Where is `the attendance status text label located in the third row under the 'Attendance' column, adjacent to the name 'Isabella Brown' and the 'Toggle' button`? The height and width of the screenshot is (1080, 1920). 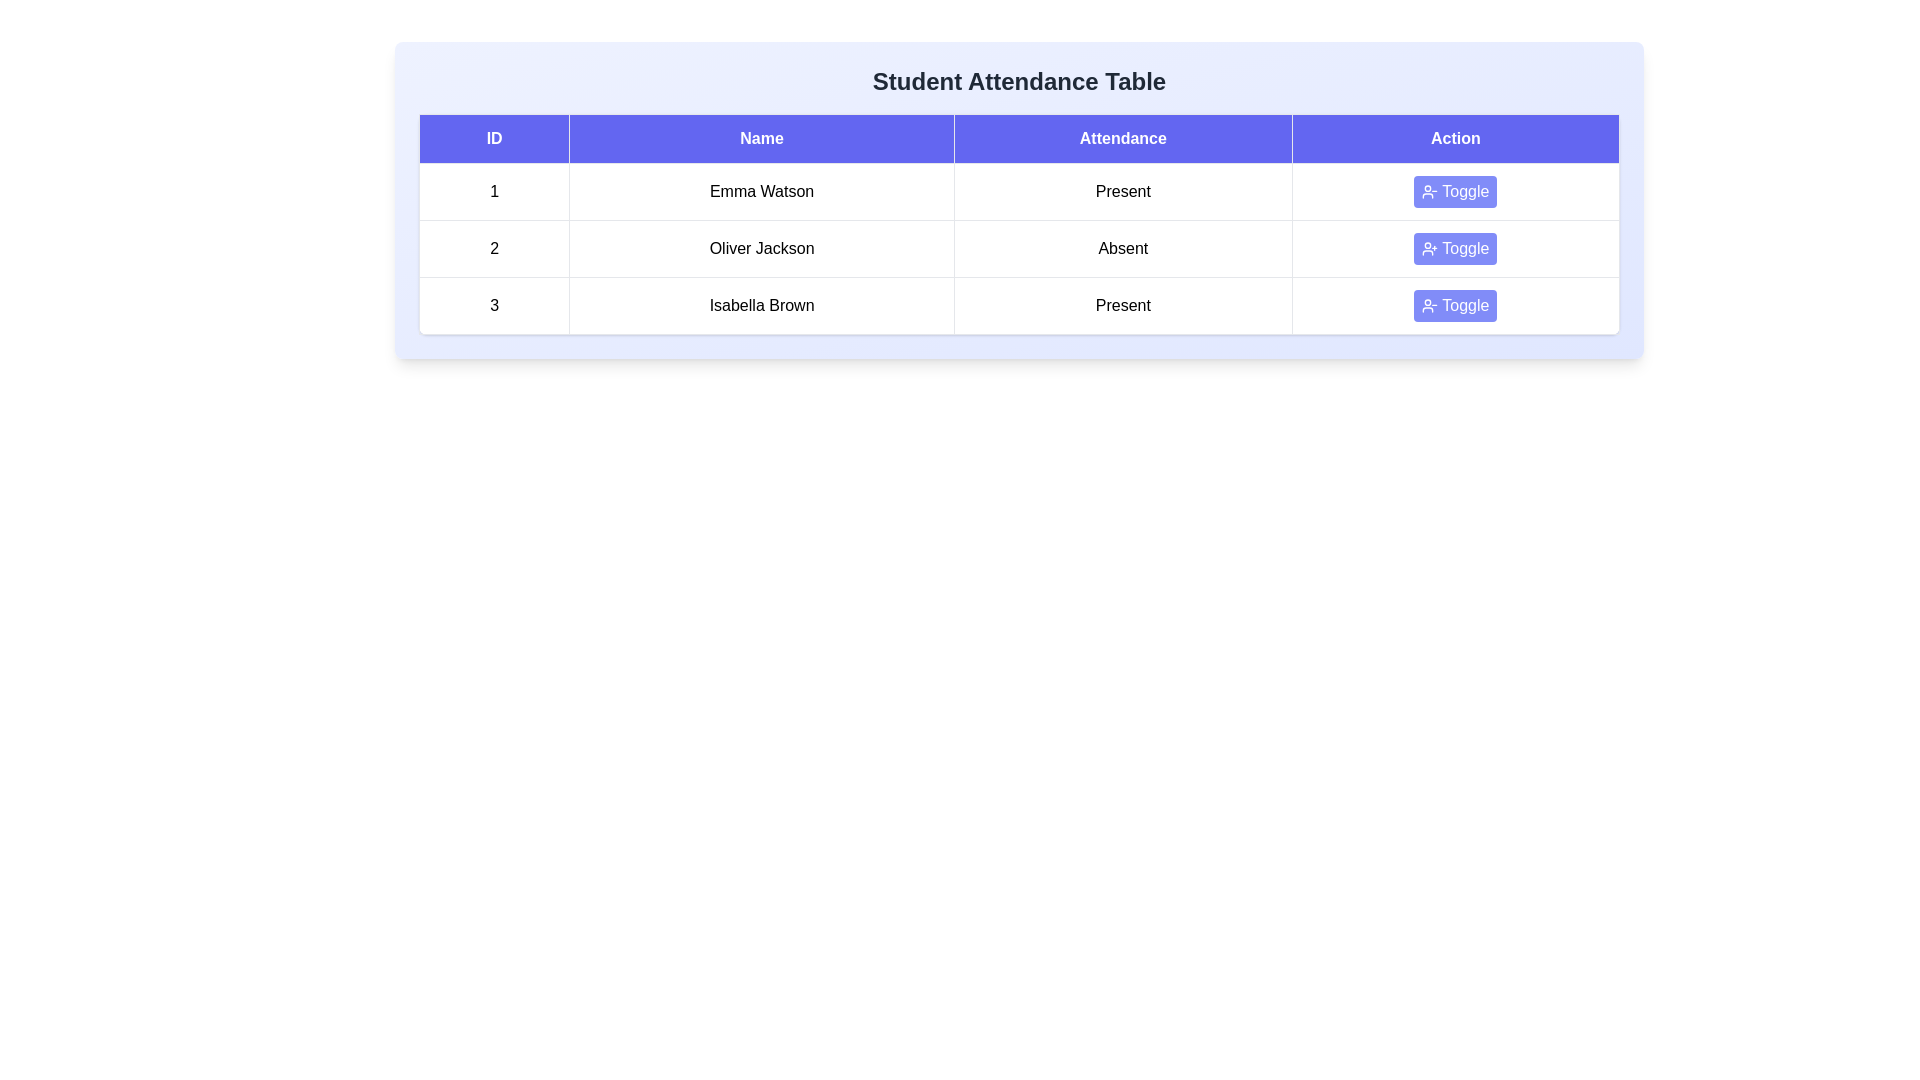 the attendance status text label located in the third row under the 'Attendance' column, adjacent to the name 'Isabella Brown' and the 'Toggle' button is located at coordinates (1123, 305).